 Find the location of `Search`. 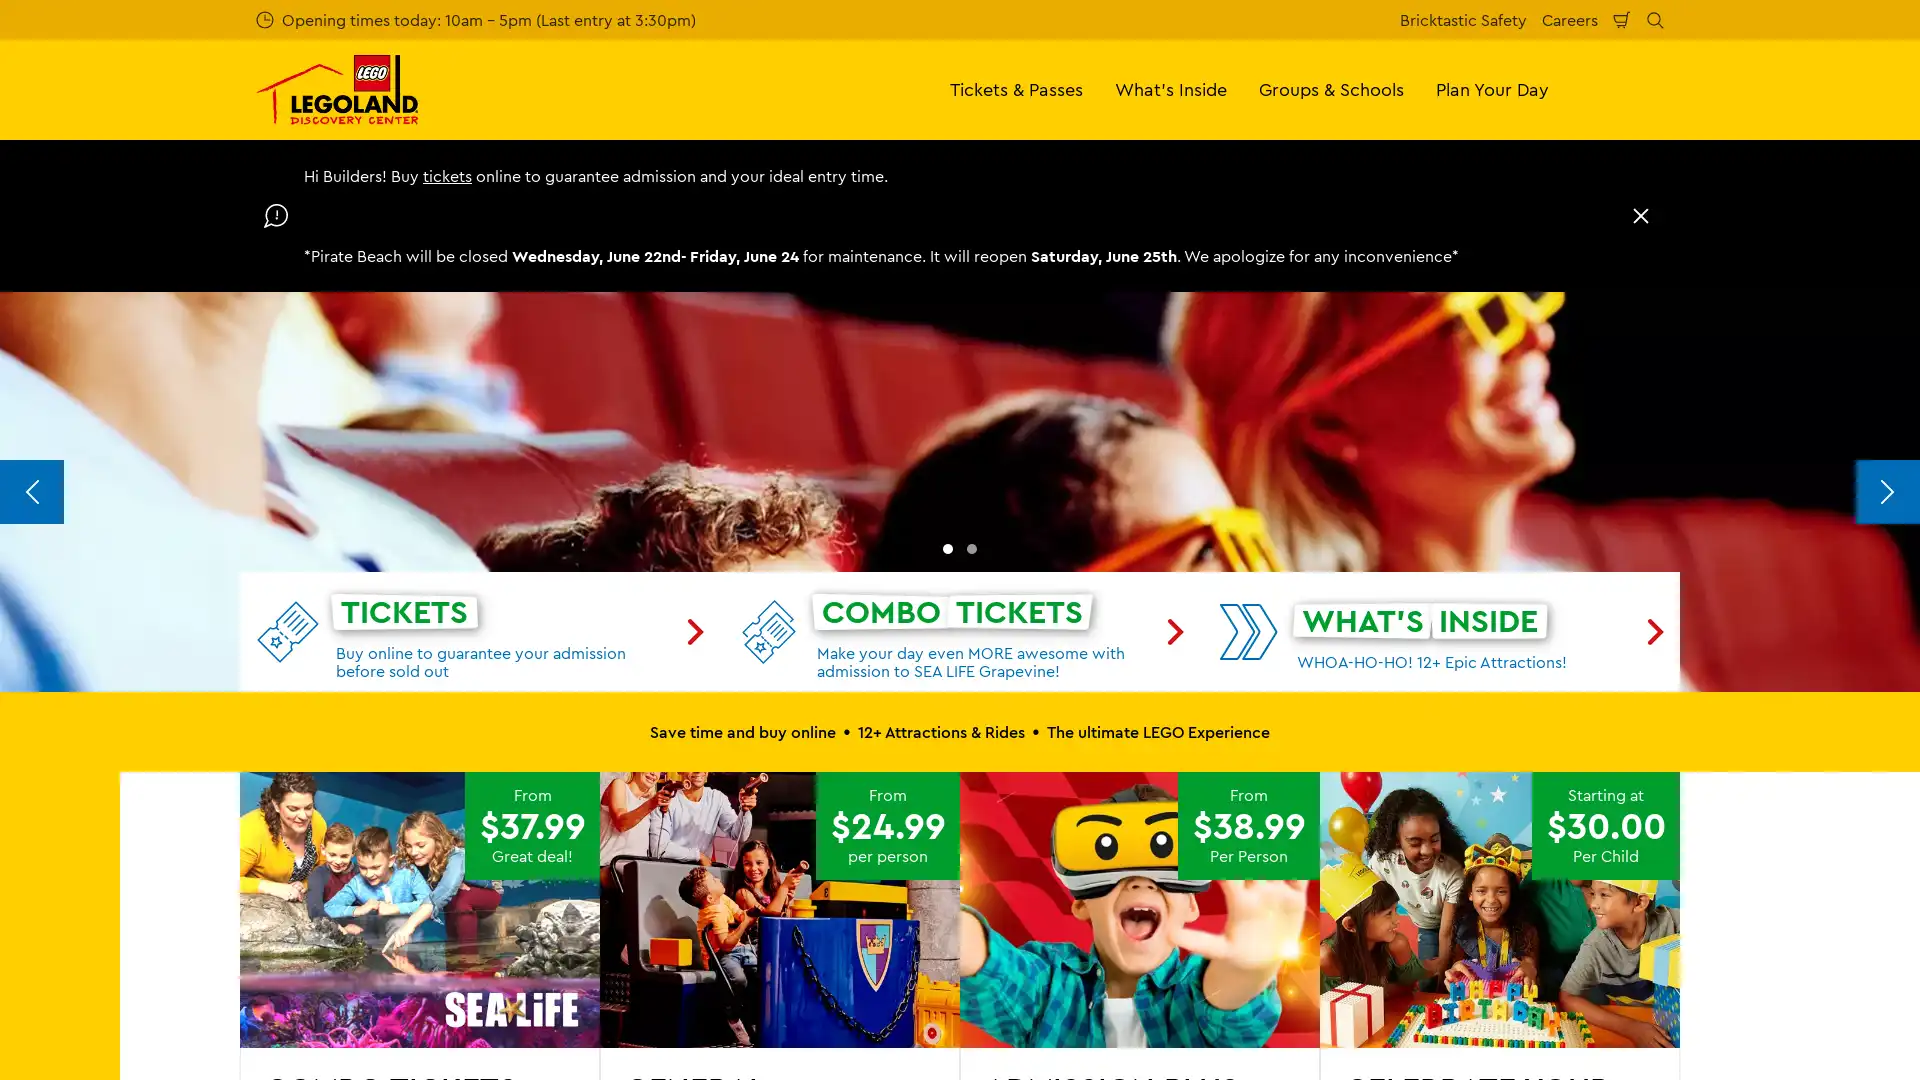

Search is located at coordinates (1655, 19).